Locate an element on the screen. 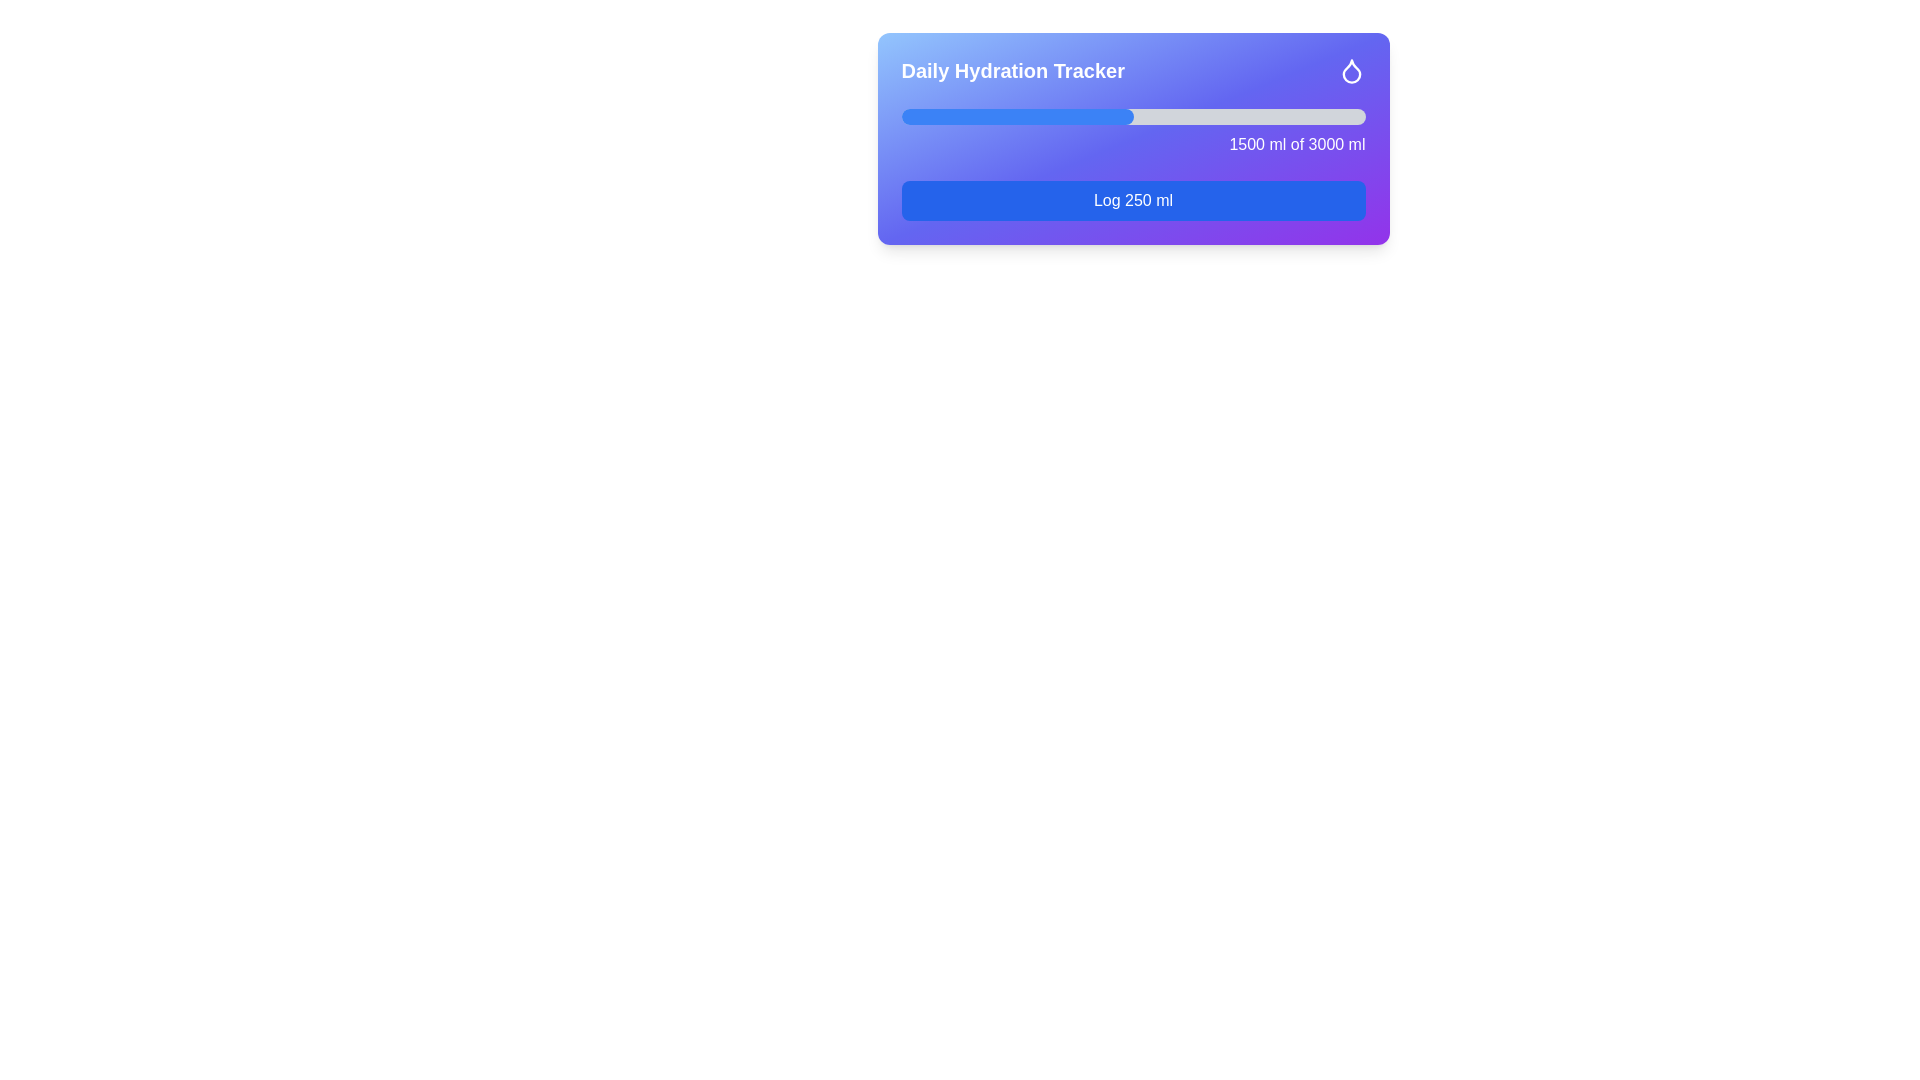  the decorative hydration icon located in the top-right corner of the 'Daily Hydration Tracker' card, which is not interactive is located at coordinates (1351, 69).